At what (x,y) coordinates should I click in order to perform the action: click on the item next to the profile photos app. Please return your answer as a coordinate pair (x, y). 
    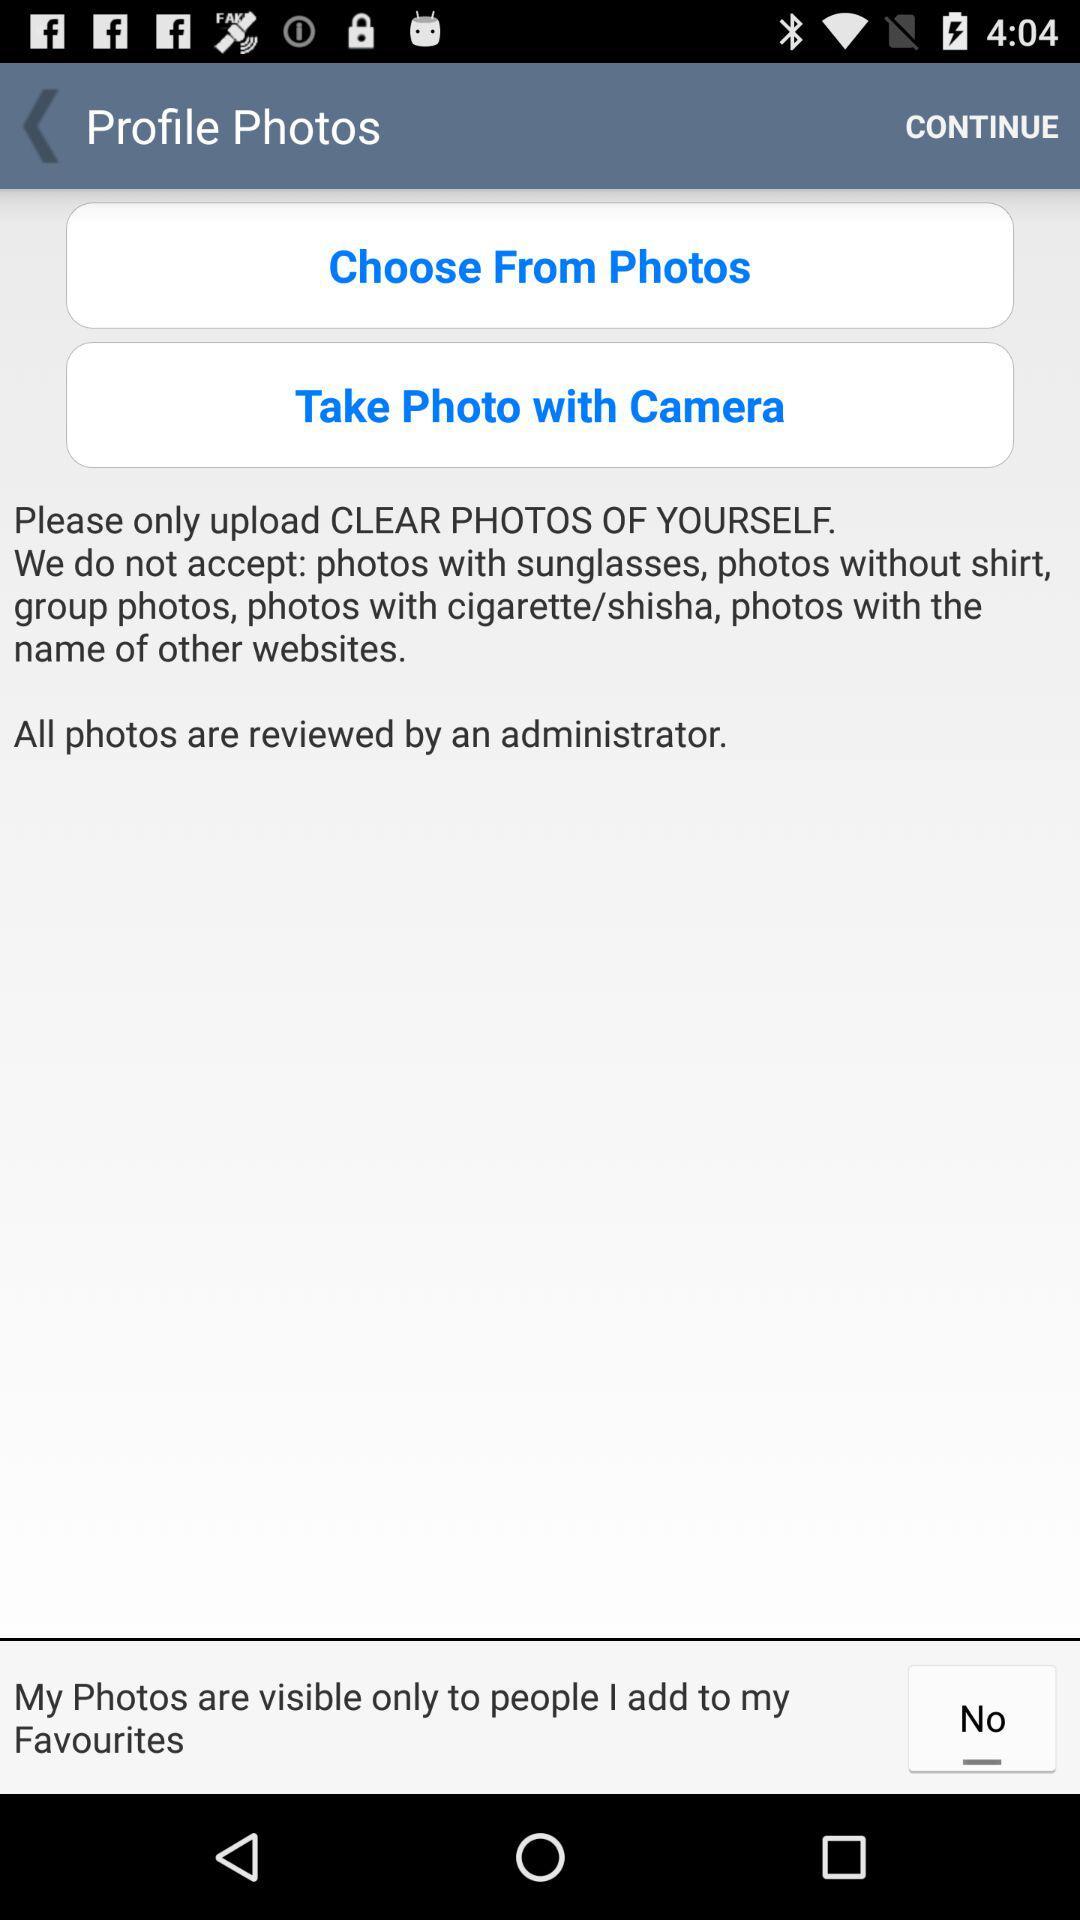
    Looking at the image, I should click on (981, 124).